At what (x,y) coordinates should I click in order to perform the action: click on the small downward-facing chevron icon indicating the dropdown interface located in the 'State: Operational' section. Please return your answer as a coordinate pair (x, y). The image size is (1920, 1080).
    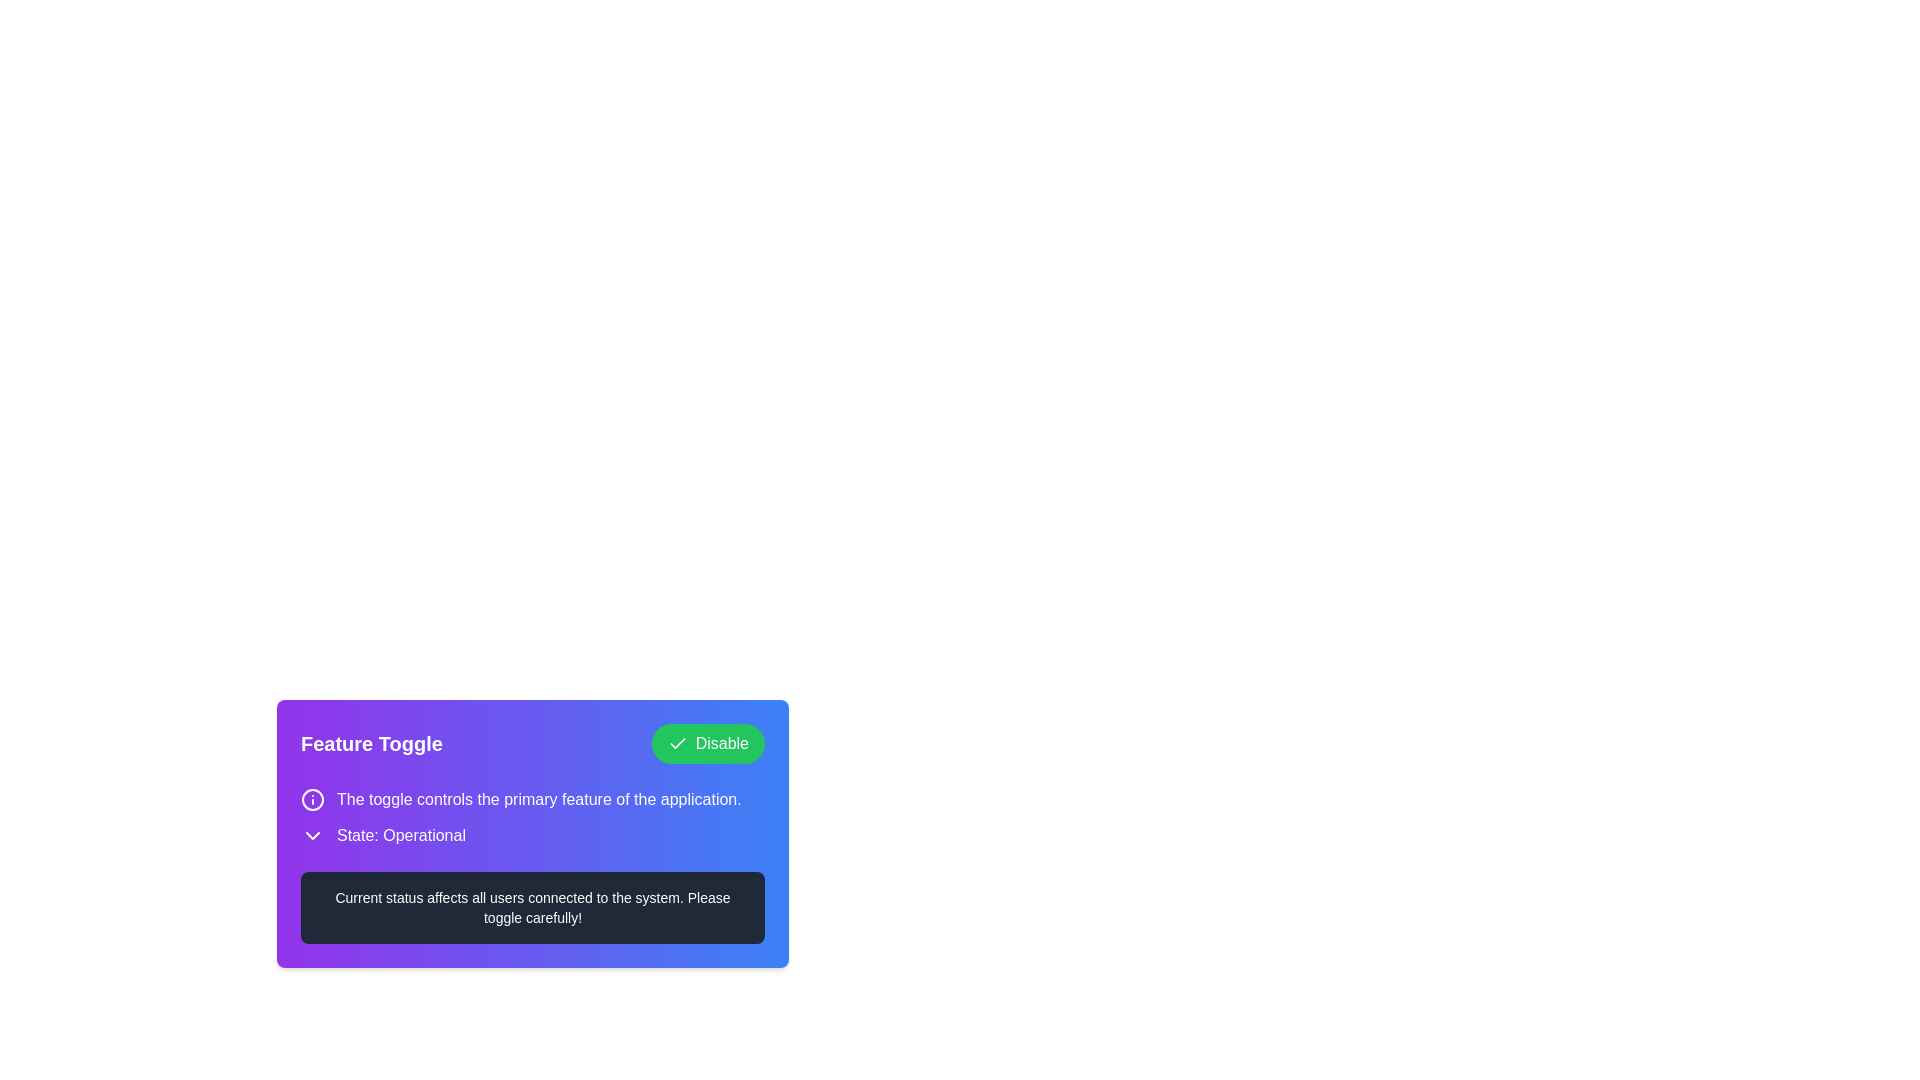
    Looking at the image, I should click on (311, 836).